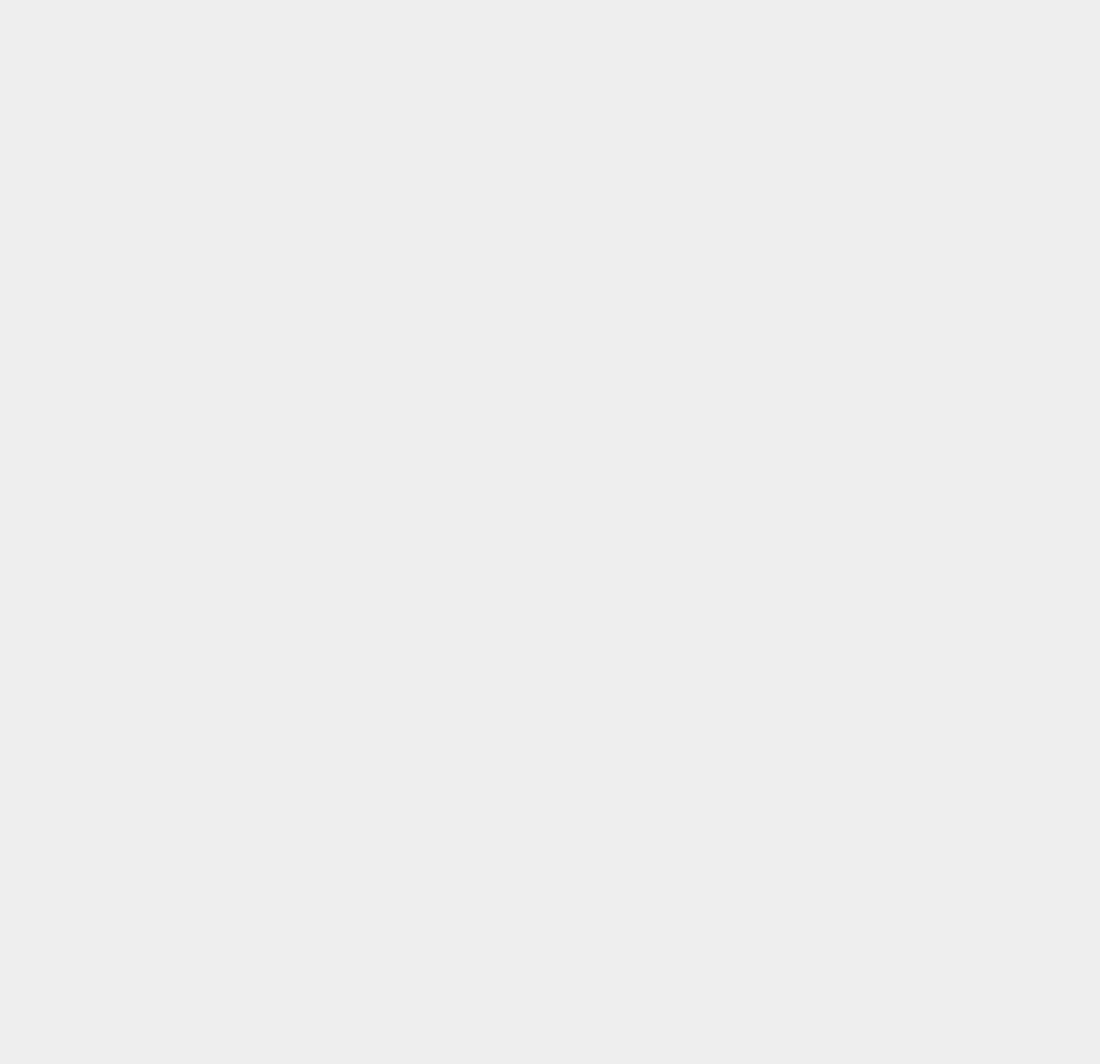 This screenshot has height=1064, width=1100. I want to click on 'iPad 4', so click(797, 199).